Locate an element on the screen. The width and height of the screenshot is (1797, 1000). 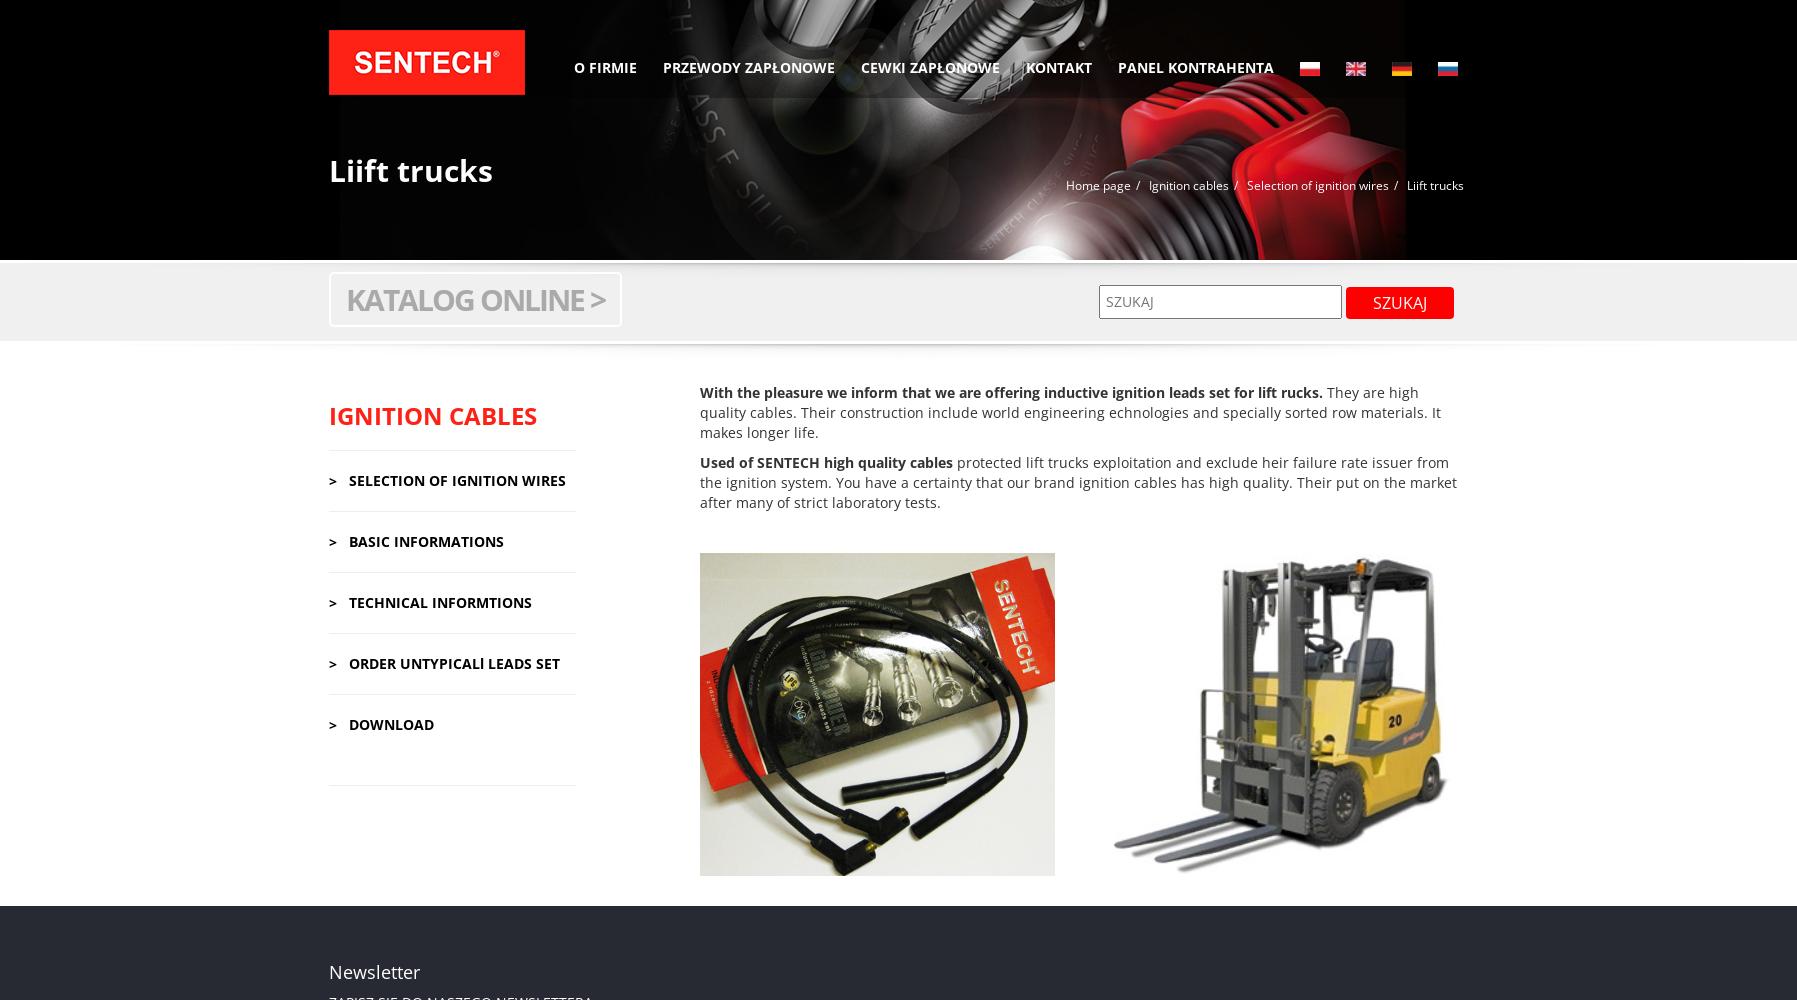
'>   SELECTION OF IGNITION WIRES' is located at coordinates (445, 478).